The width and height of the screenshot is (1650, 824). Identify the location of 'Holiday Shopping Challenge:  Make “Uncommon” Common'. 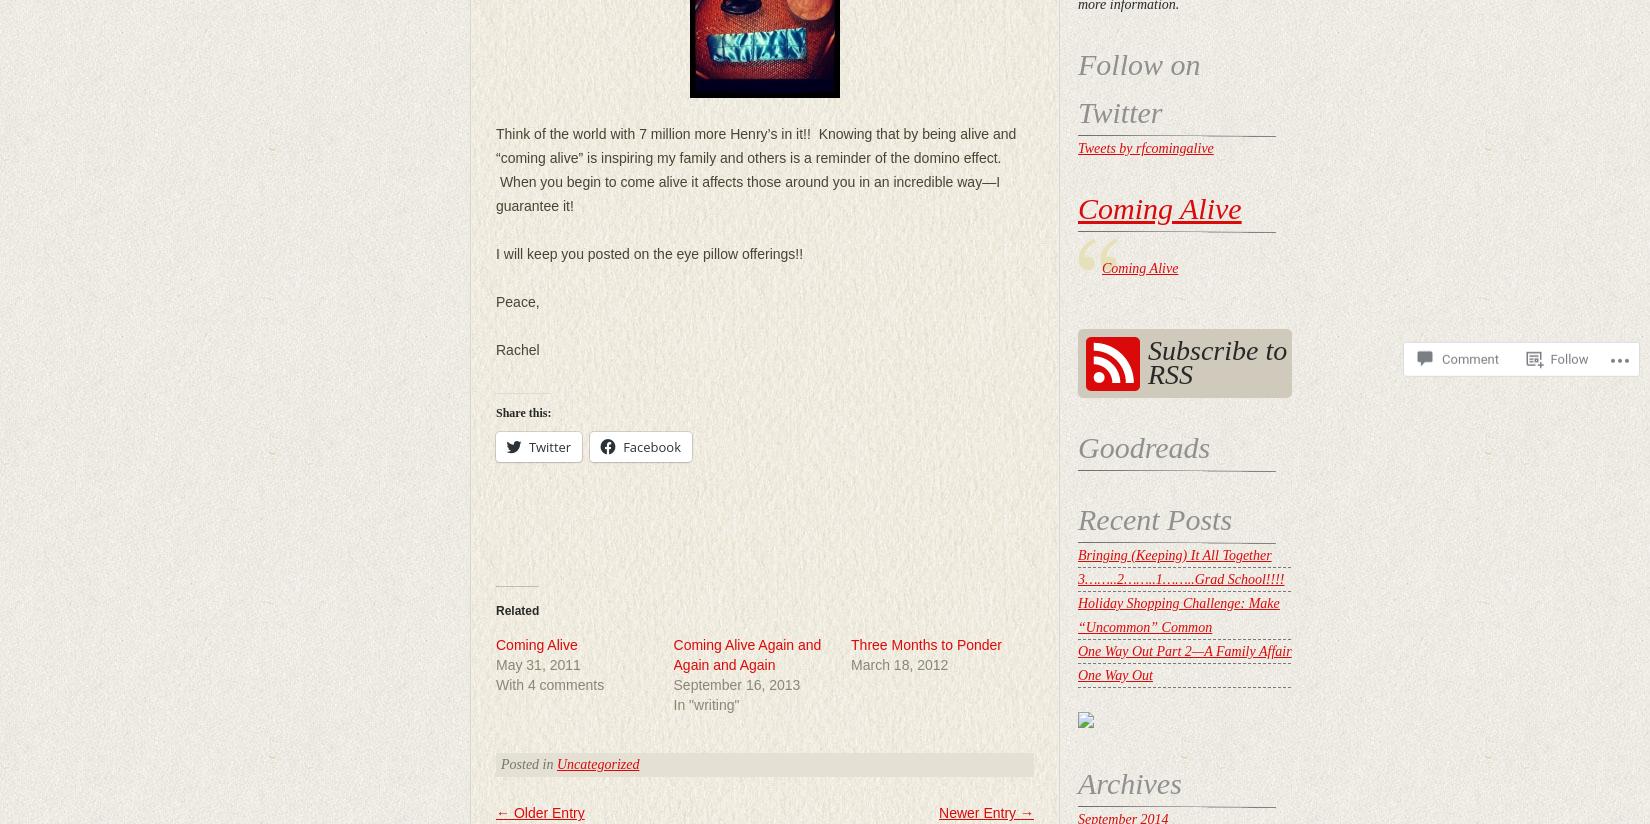
(1178, 615).